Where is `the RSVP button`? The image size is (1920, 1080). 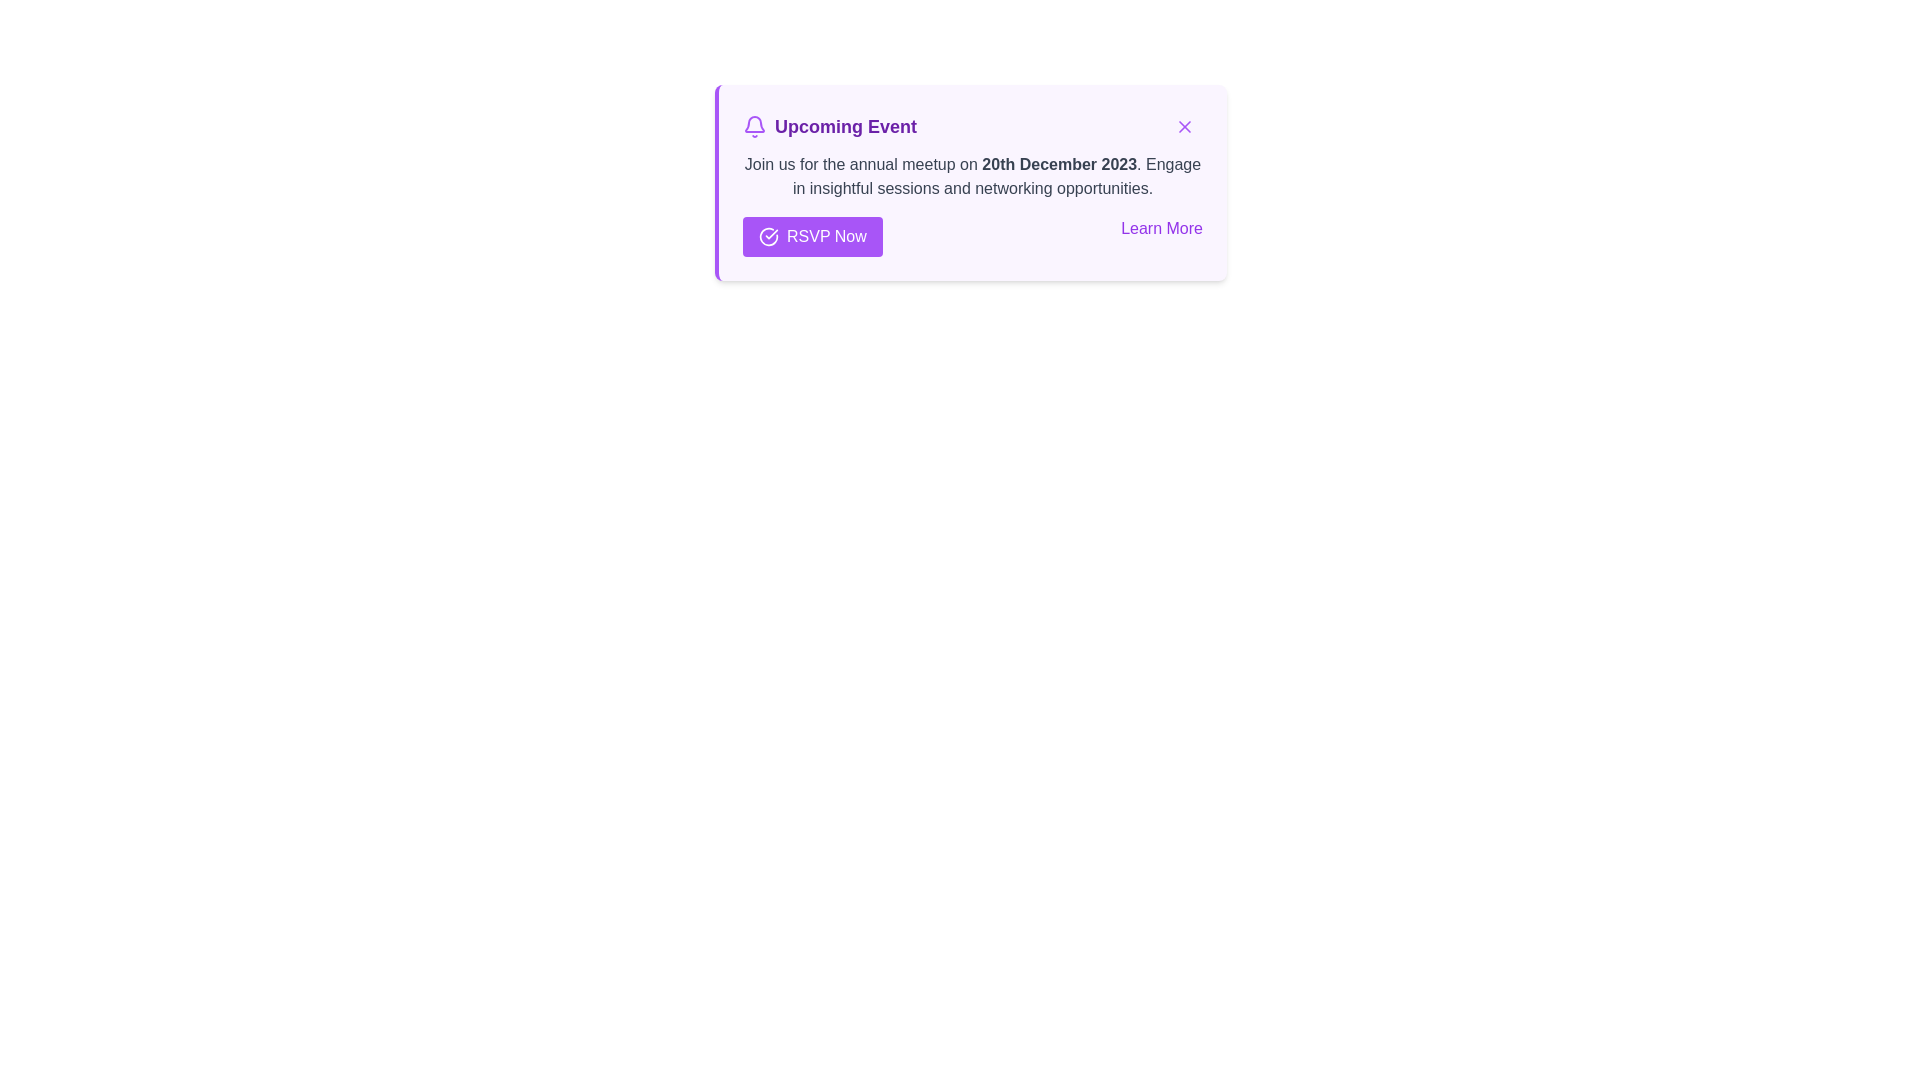 the RSVP button is located at coordinates (812, 235).